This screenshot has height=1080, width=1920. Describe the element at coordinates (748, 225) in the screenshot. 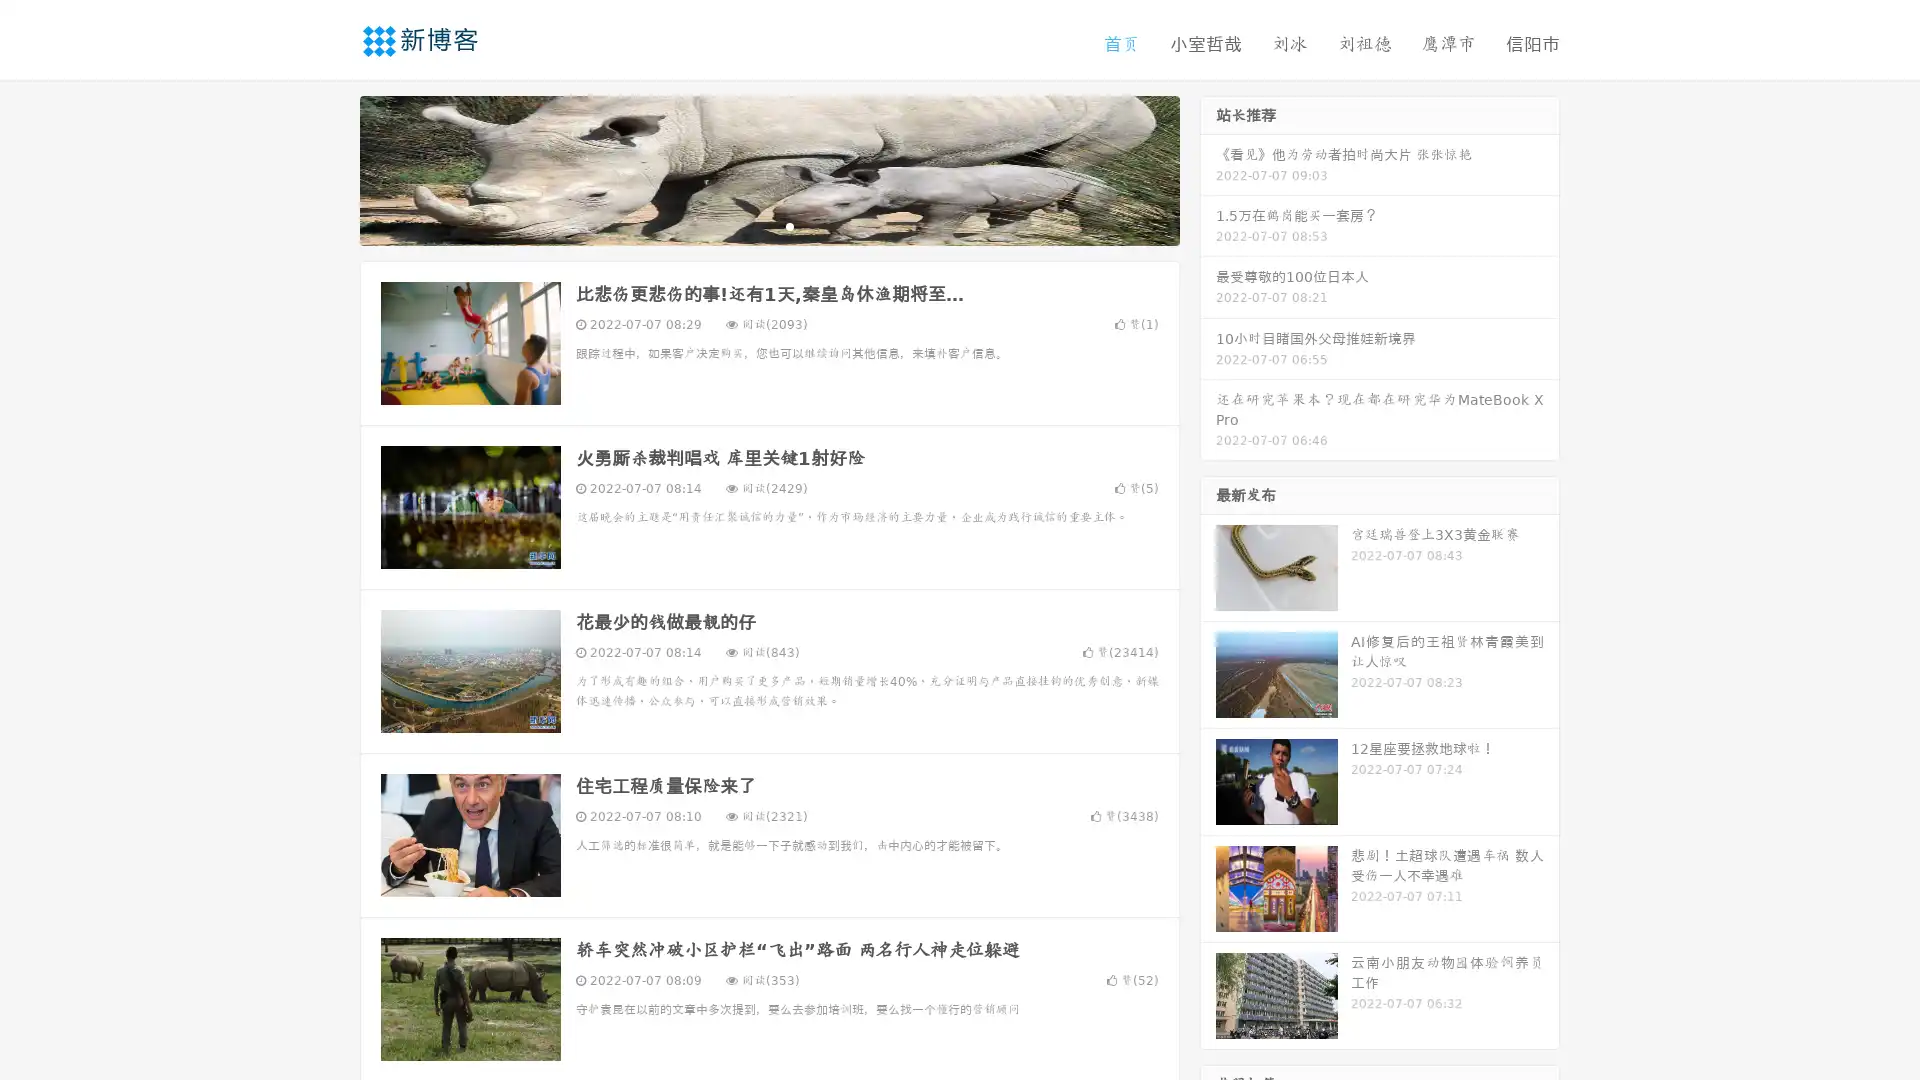

I see `Go to slide 1` at that location.